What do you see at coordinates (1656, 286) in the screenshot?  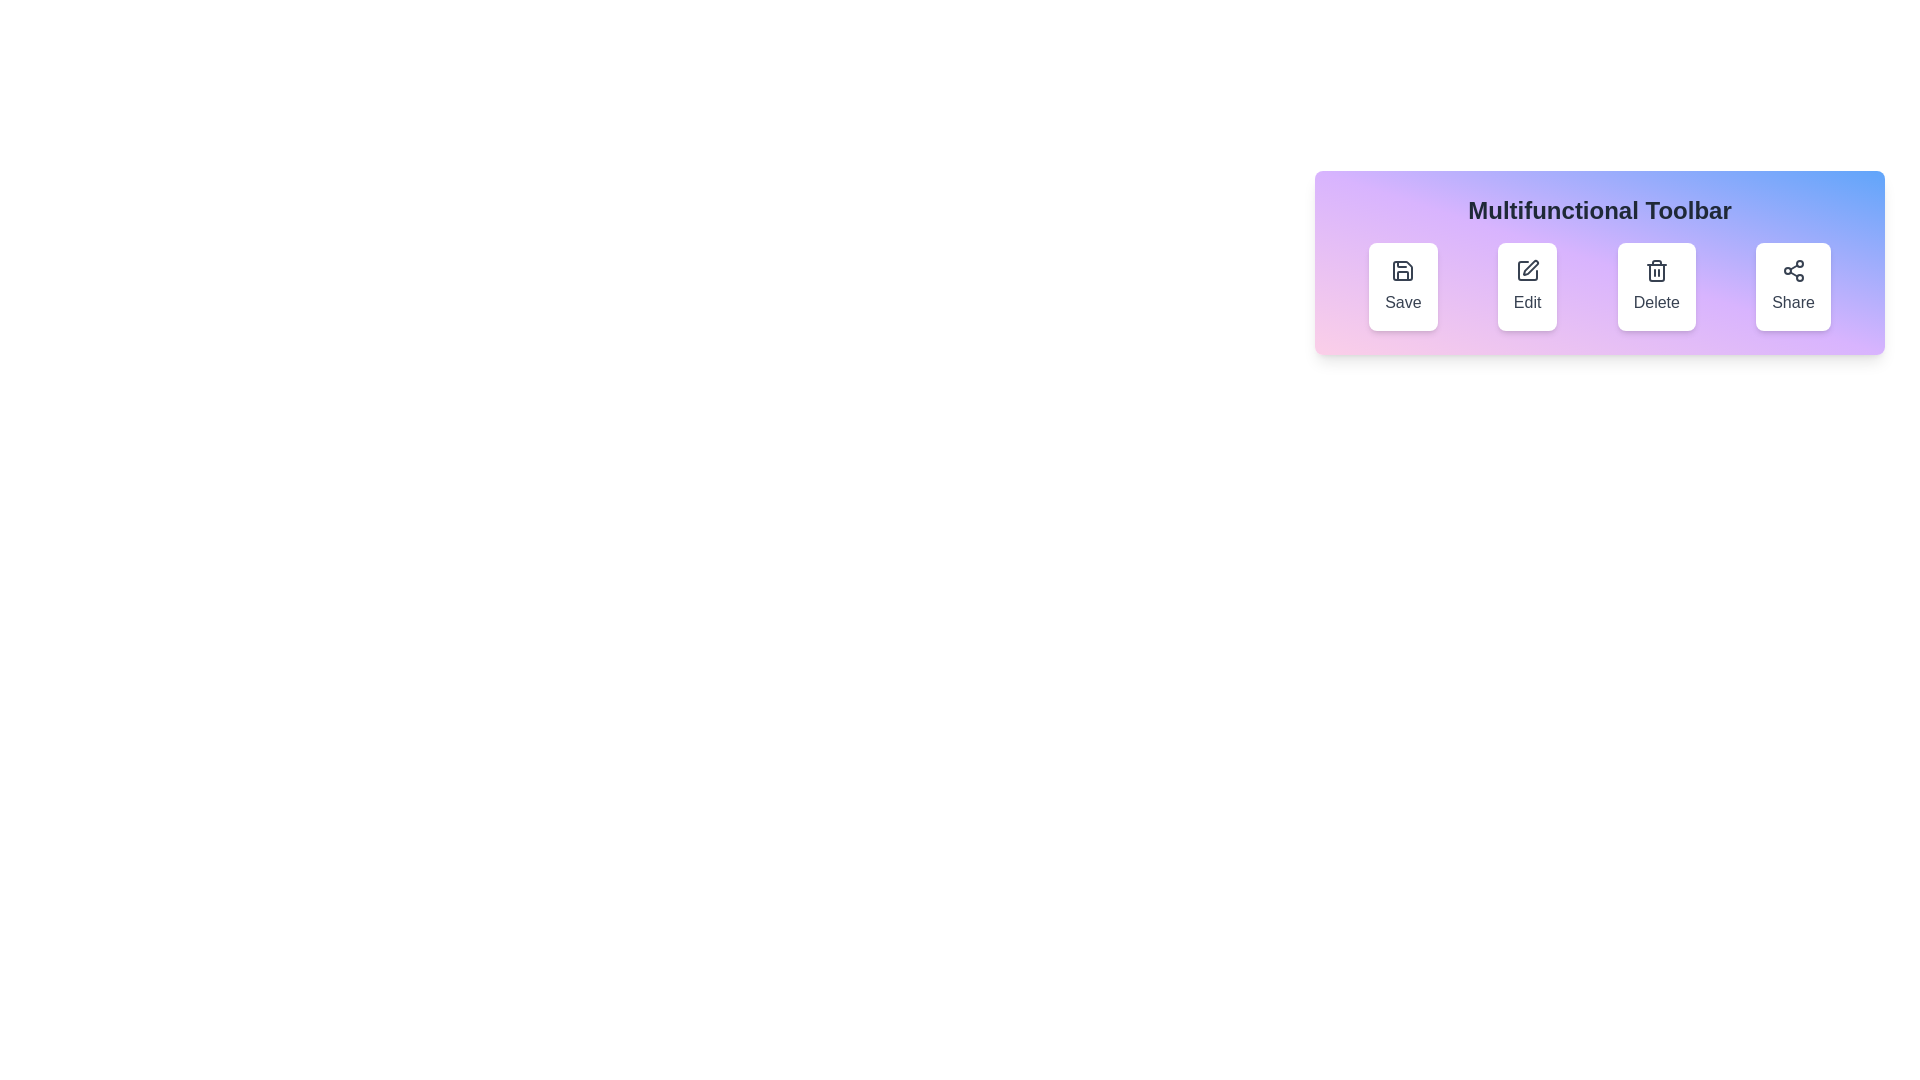 I see `the 'Delete' button with a trash icon, which is the third button from the left in a horizontal toolbar` at bounding box center [1656, 286].